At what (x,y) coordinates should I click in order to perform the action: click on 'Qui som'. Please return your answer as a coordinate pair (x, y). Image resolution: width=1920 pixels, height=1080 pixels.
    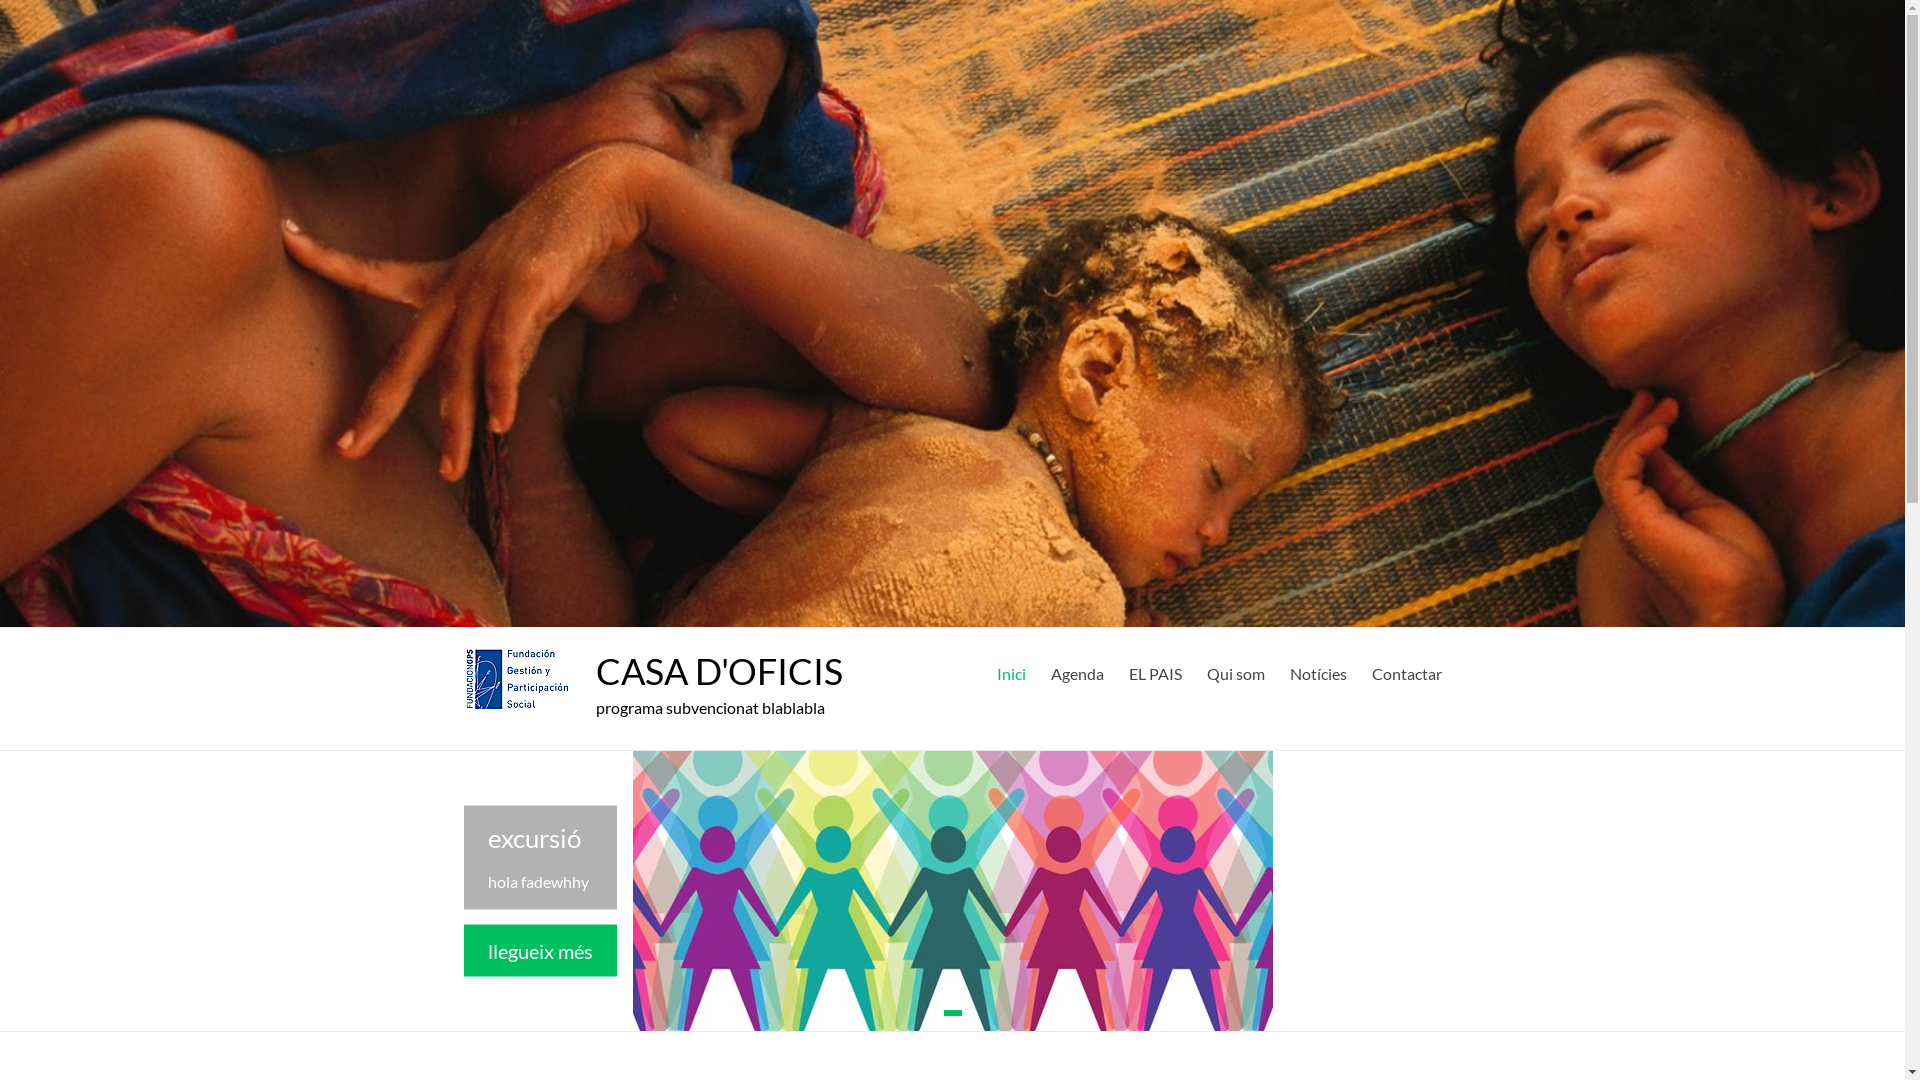
    Looking at the image, I should click on (1233, 671).